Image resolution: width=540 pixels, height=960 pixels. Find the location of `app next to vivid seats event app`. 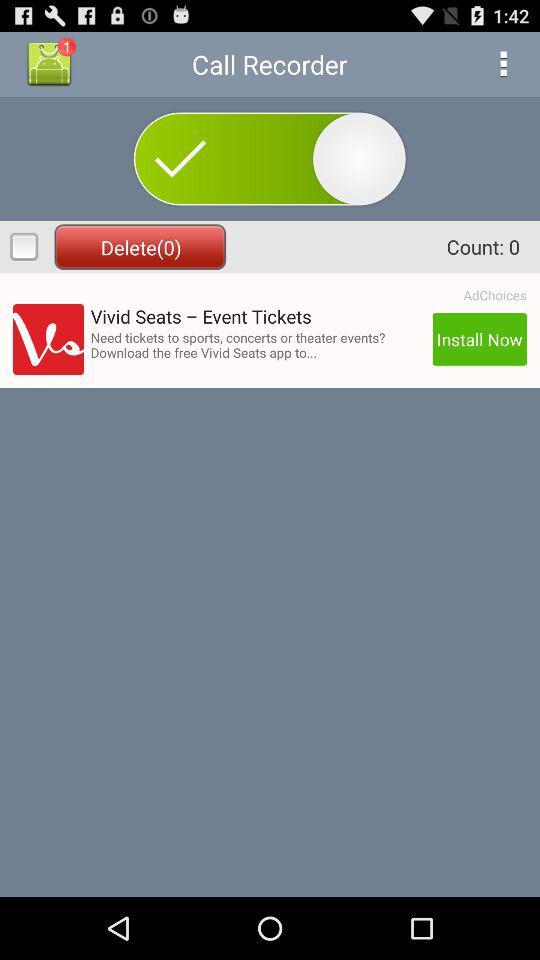

app next to vivid seats event app is located at coordinates (494, 294).